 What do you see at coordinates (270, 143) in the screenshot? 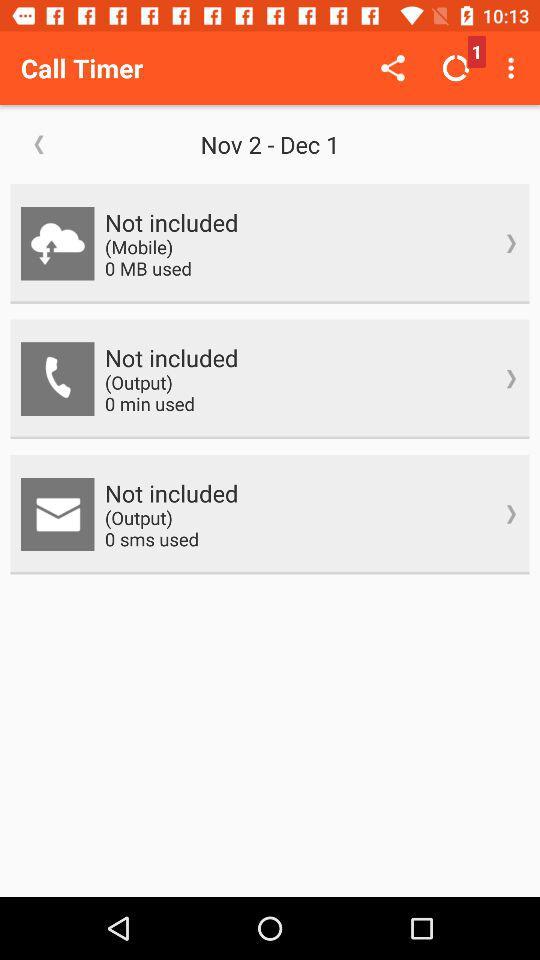
I see `the nov 2 dec` at bounding box center [270, 143].